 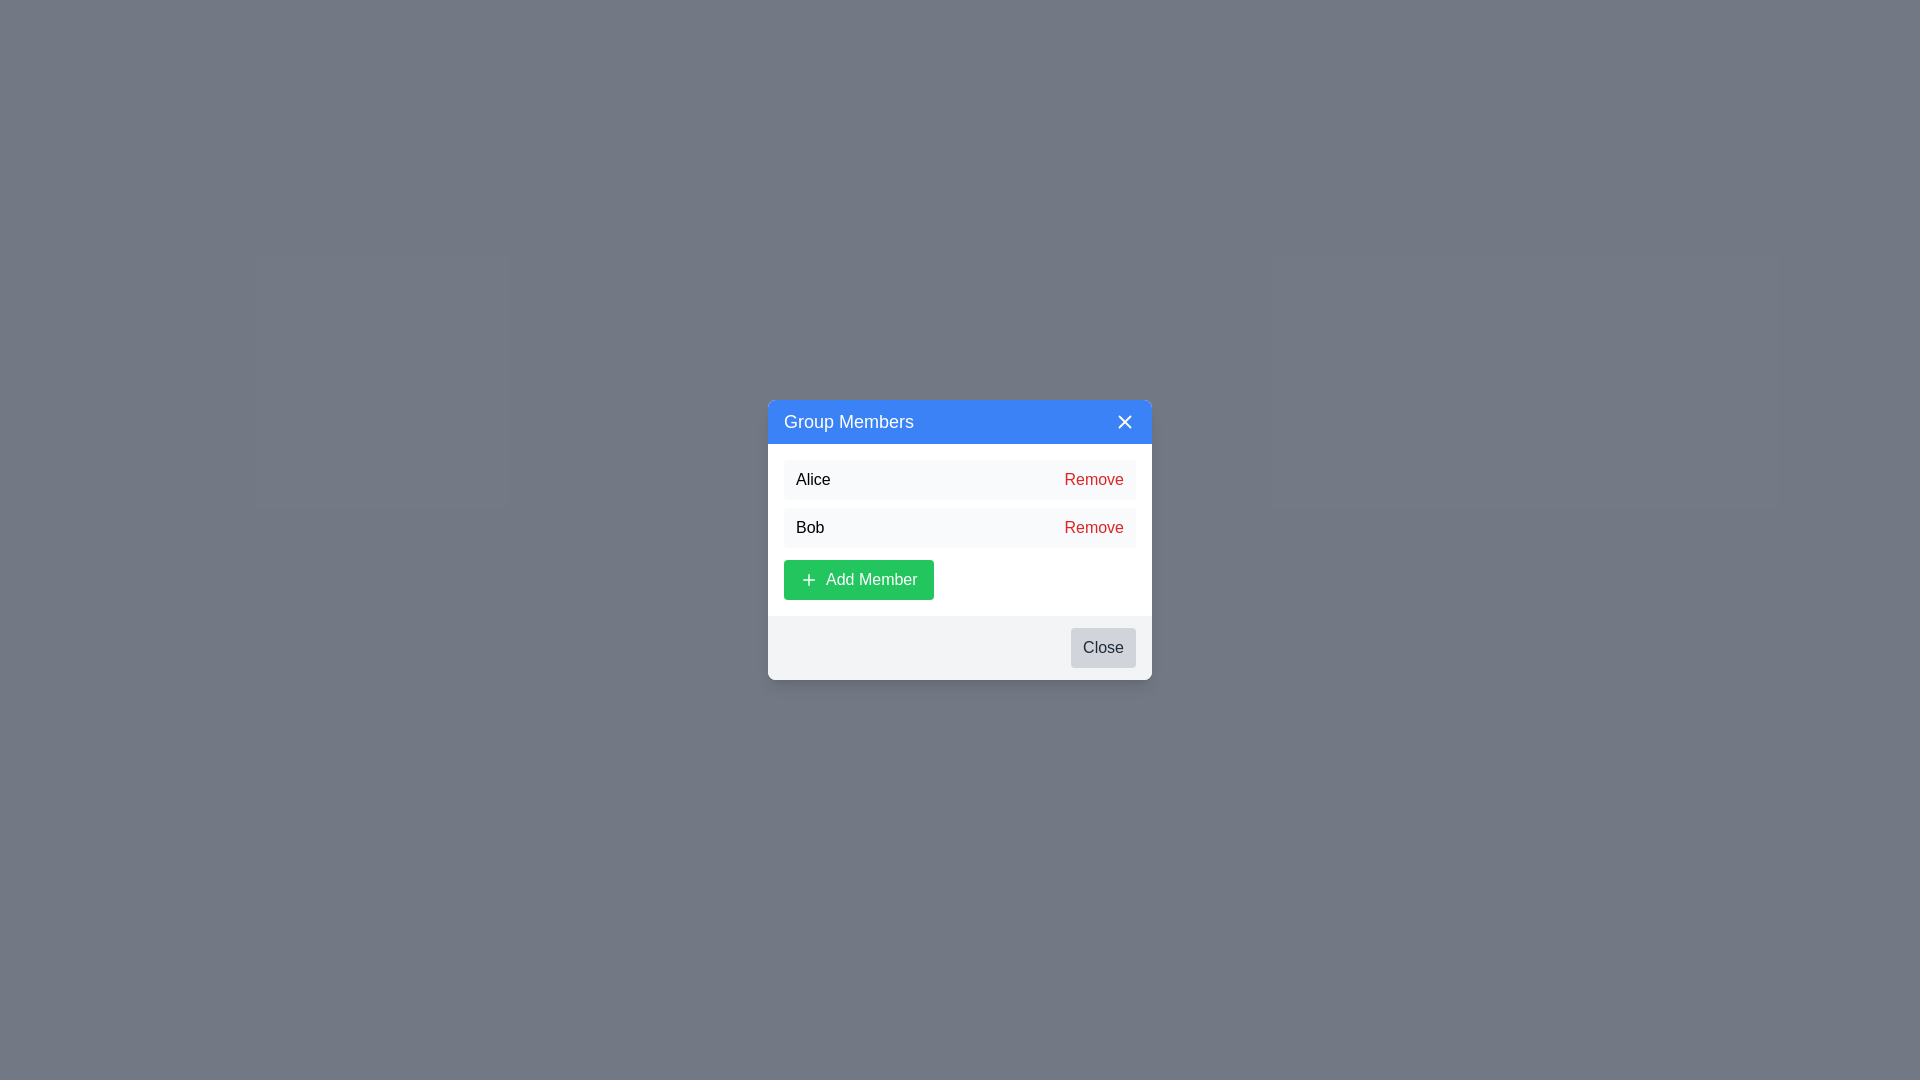 I want to click on the plus icon located to the left of the 'Add Member' text within the button in the lower-left quadrant of the popup dialog, so click(x=809, y=579).